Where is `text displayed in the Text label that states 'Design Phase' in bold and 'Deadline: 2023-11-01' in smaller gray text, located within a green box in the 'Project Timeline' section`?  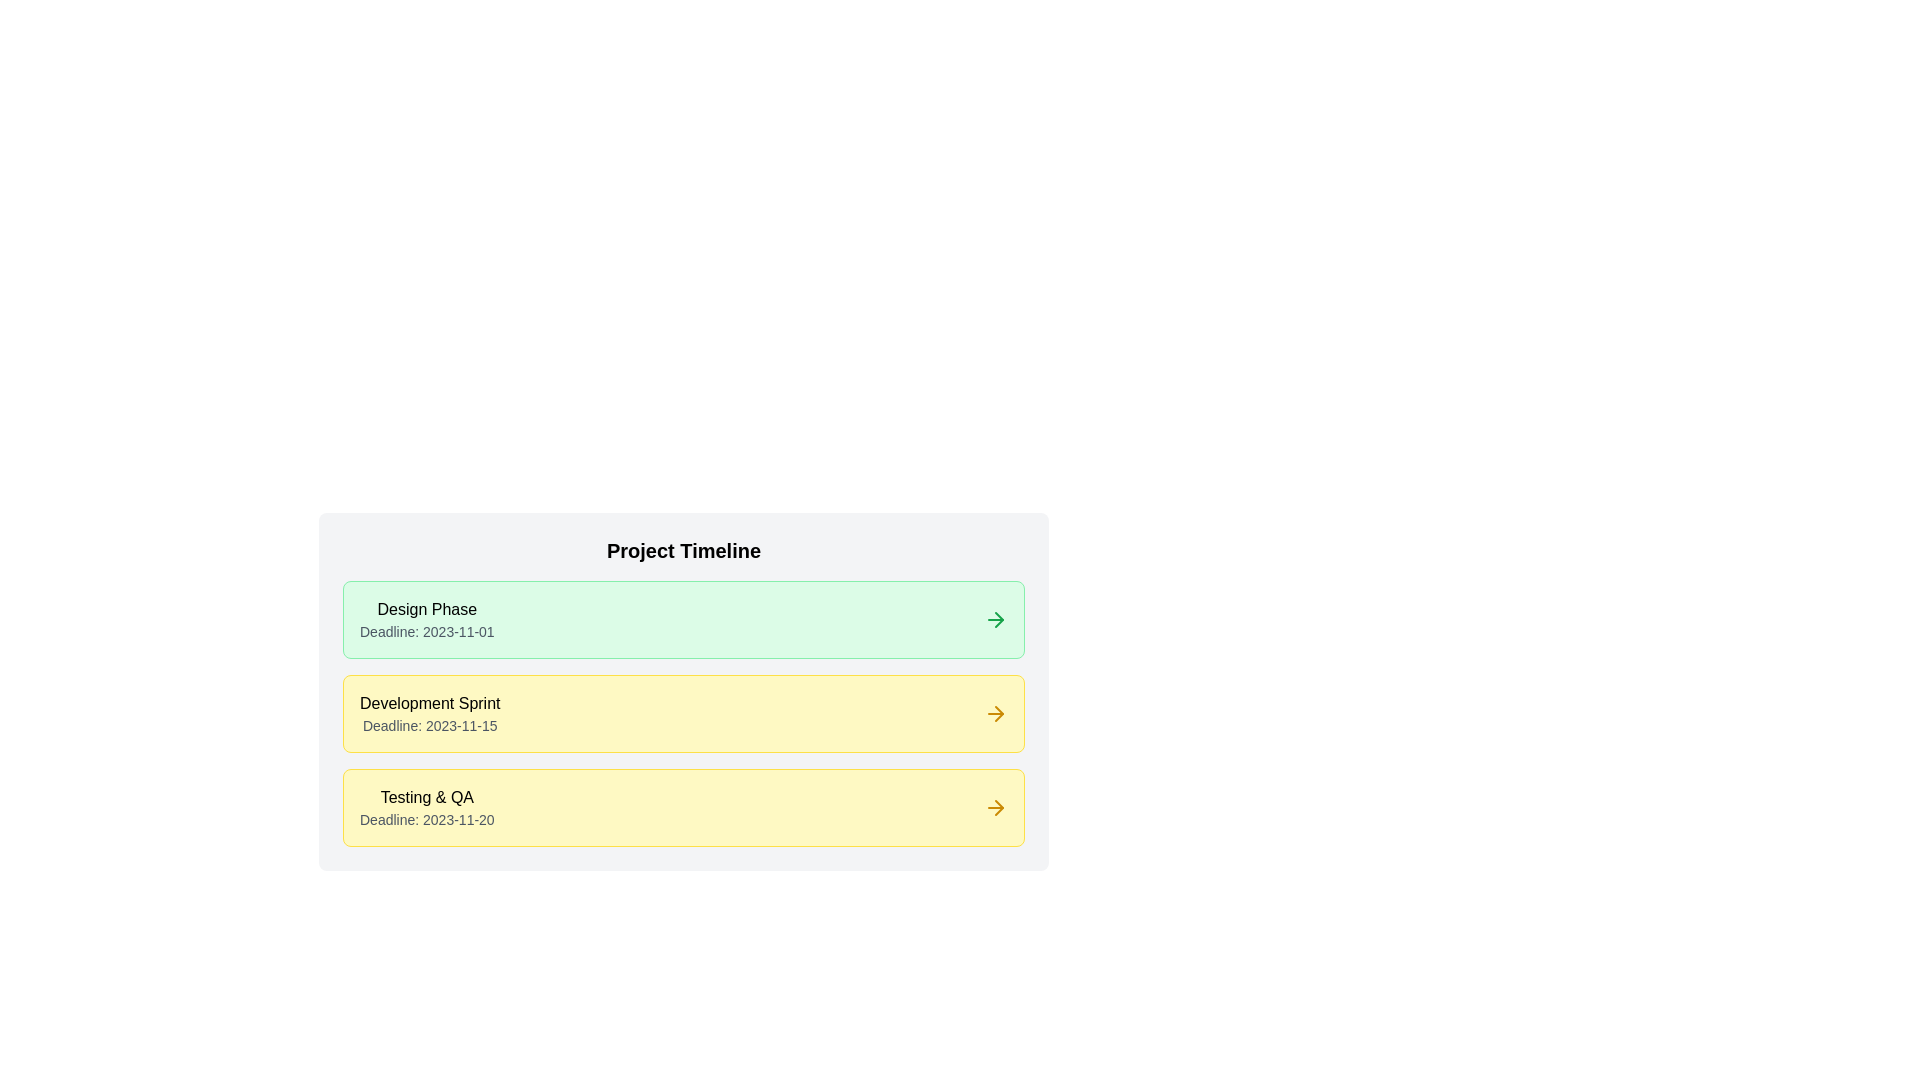
text displayed in the Text label that states 'Design Phase' in bold and 'Deadline: 2023-11-01' in smaller gray text, located within a green box in the 'Project Timeline' section is located at coordinates (426, 619).